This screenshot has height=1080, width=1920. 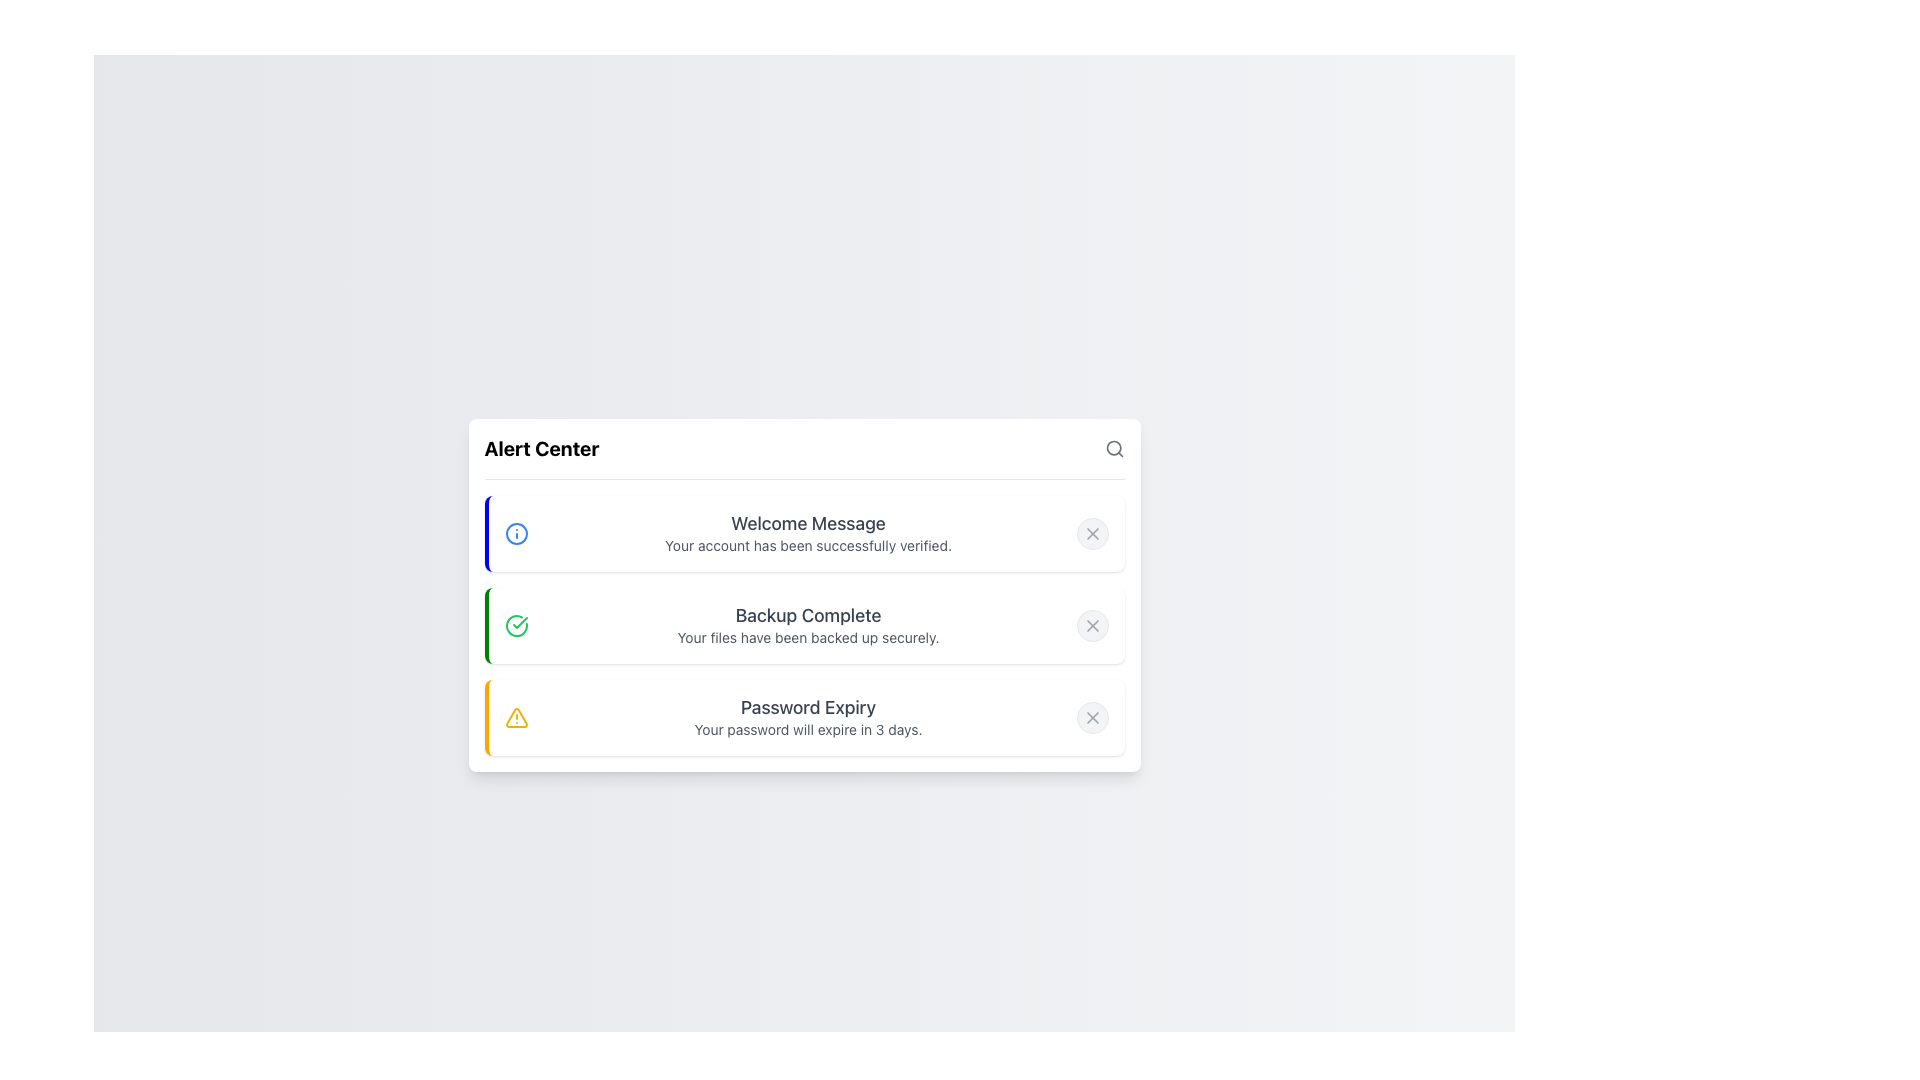 What do you see at coordinates (808, 522) in the screenshot?
I see `the text label that serves as the primary heading within the notification card in the 'Alert Center' section, which provides a summary of the card's content` at bounding box center [808, 522].